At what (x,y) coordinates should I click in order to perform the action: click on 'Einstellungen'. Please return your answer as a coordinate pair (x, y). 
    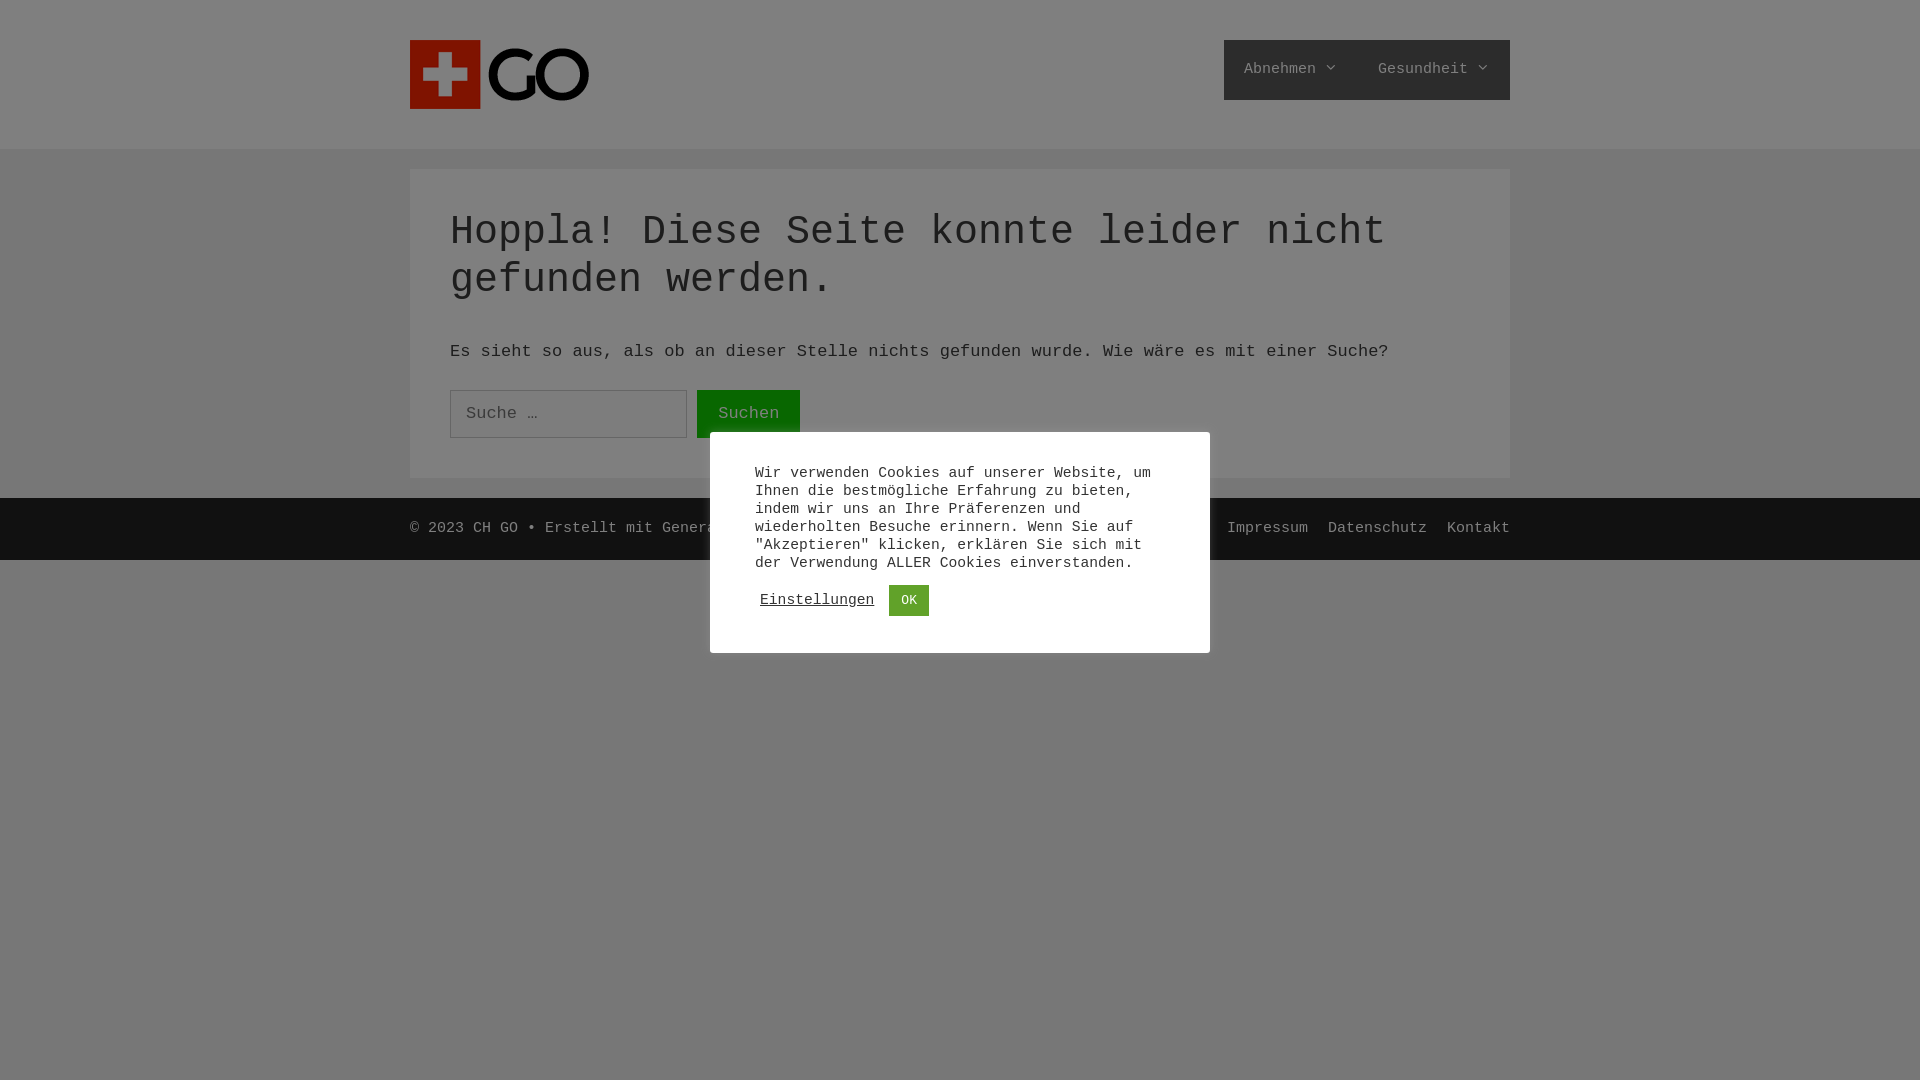
    Looking at the image, I should click on (816, 599).